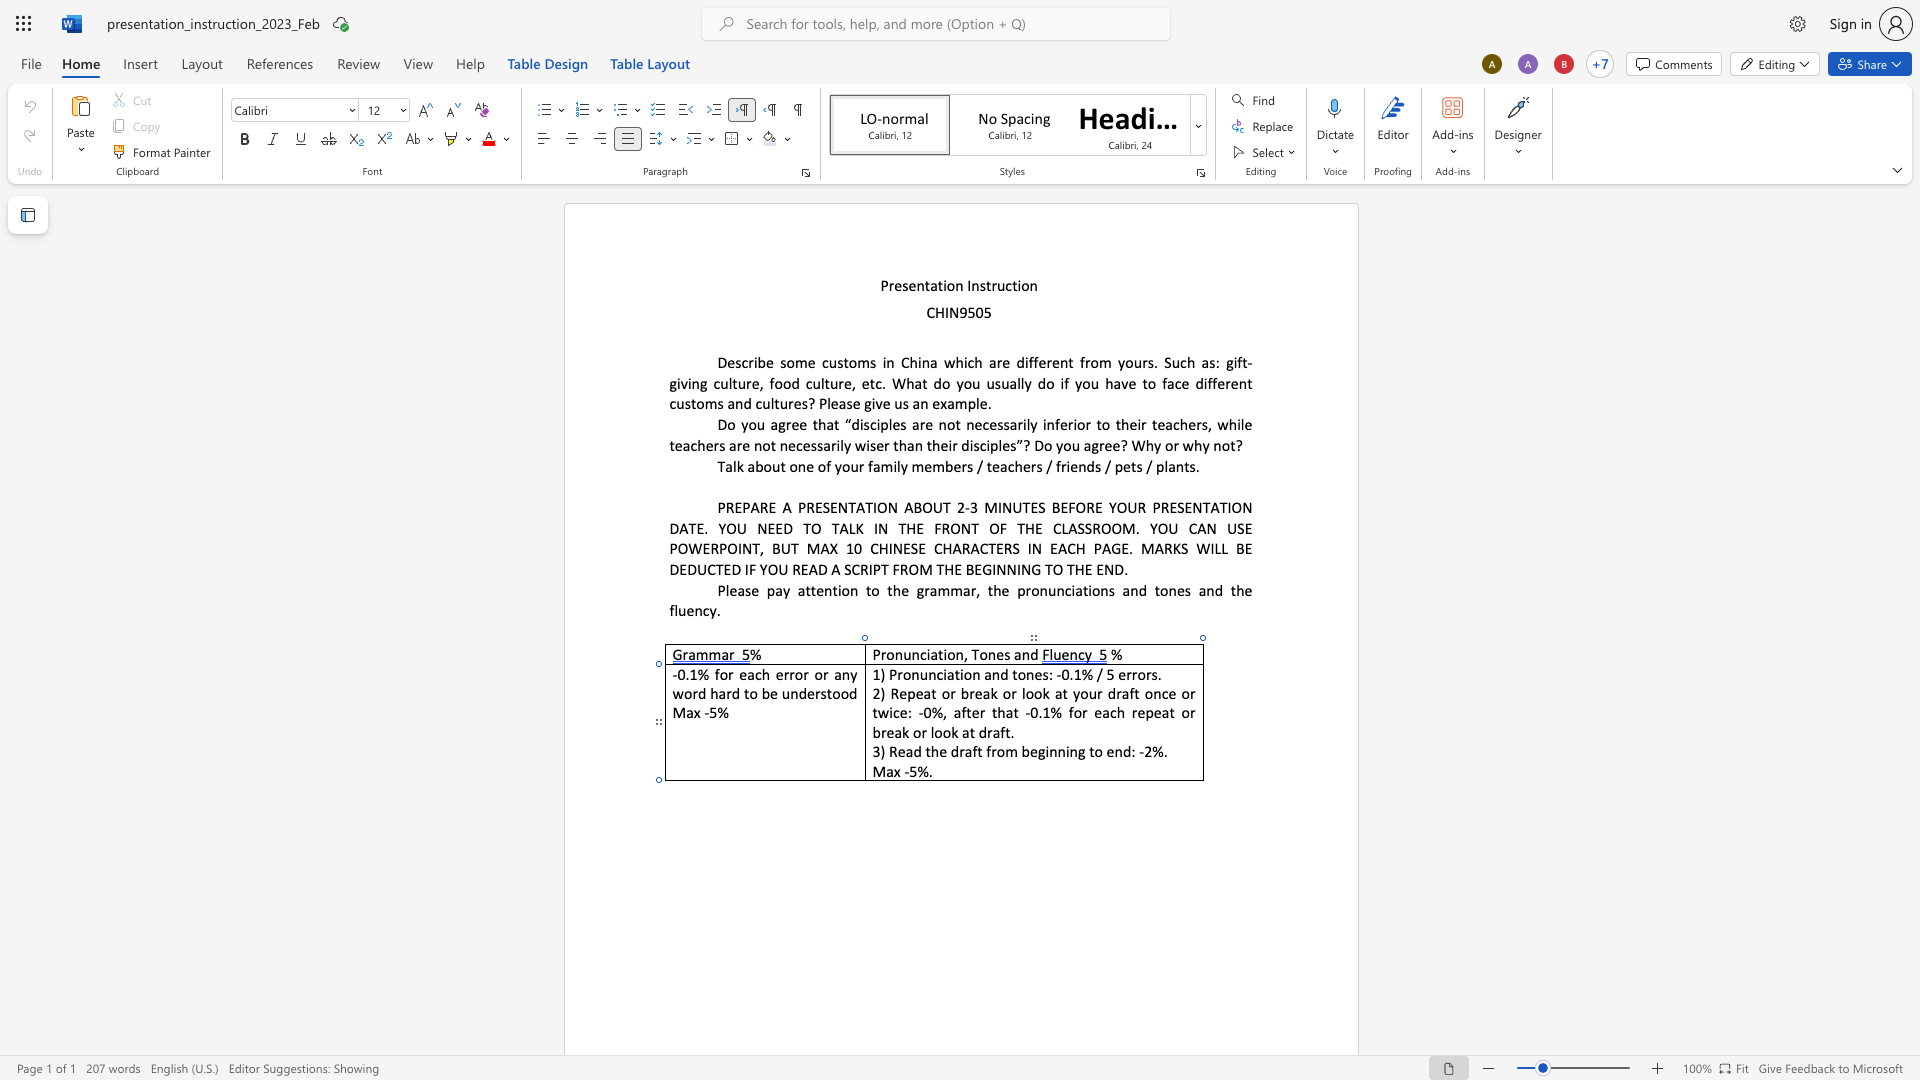 Image resolution: width=1920 pixels, height=1080 pixels. Describe the element at coordinates (1029, 751) in the screenshot. I see `the space between the continuous character "b" and "e" in the text` at that location.